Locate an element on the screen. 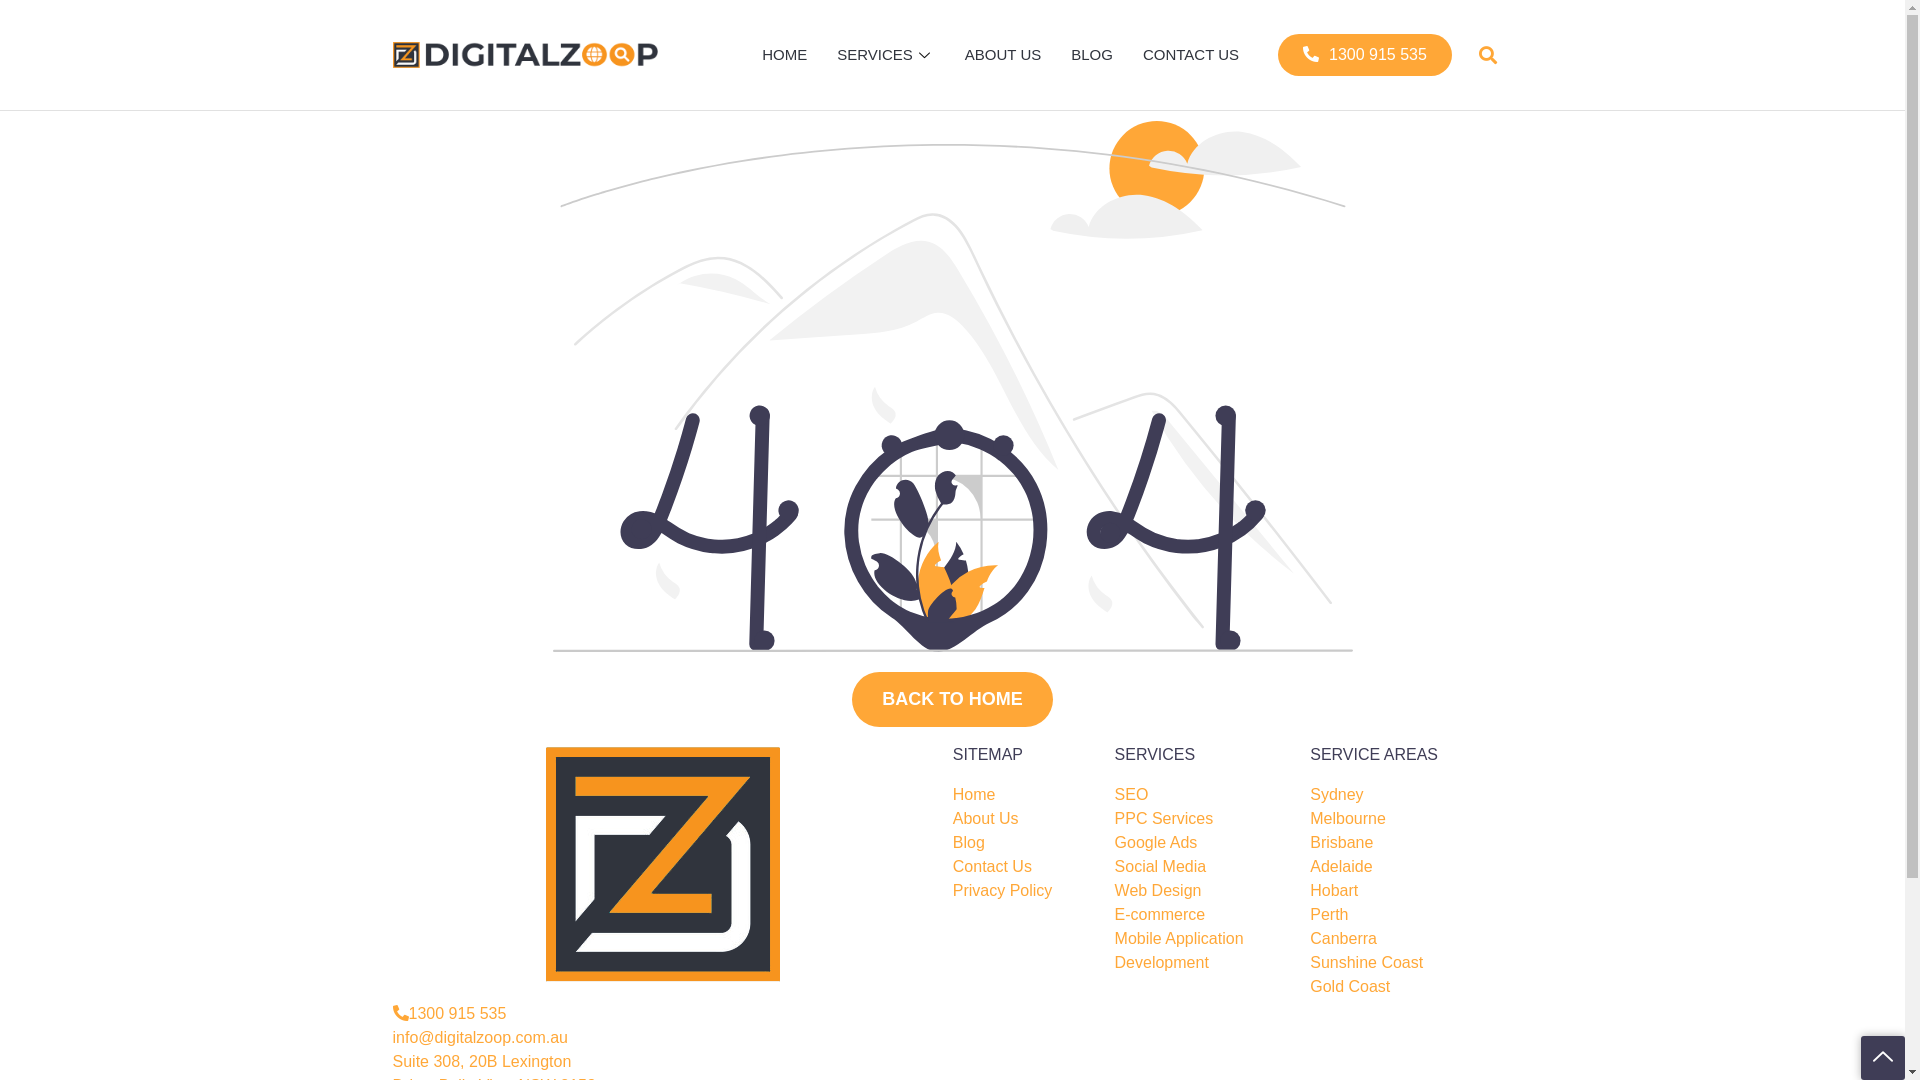 This screenshot has height=1080, width=1920. 'CONTACT US' is located at coordinates (1128, 53).